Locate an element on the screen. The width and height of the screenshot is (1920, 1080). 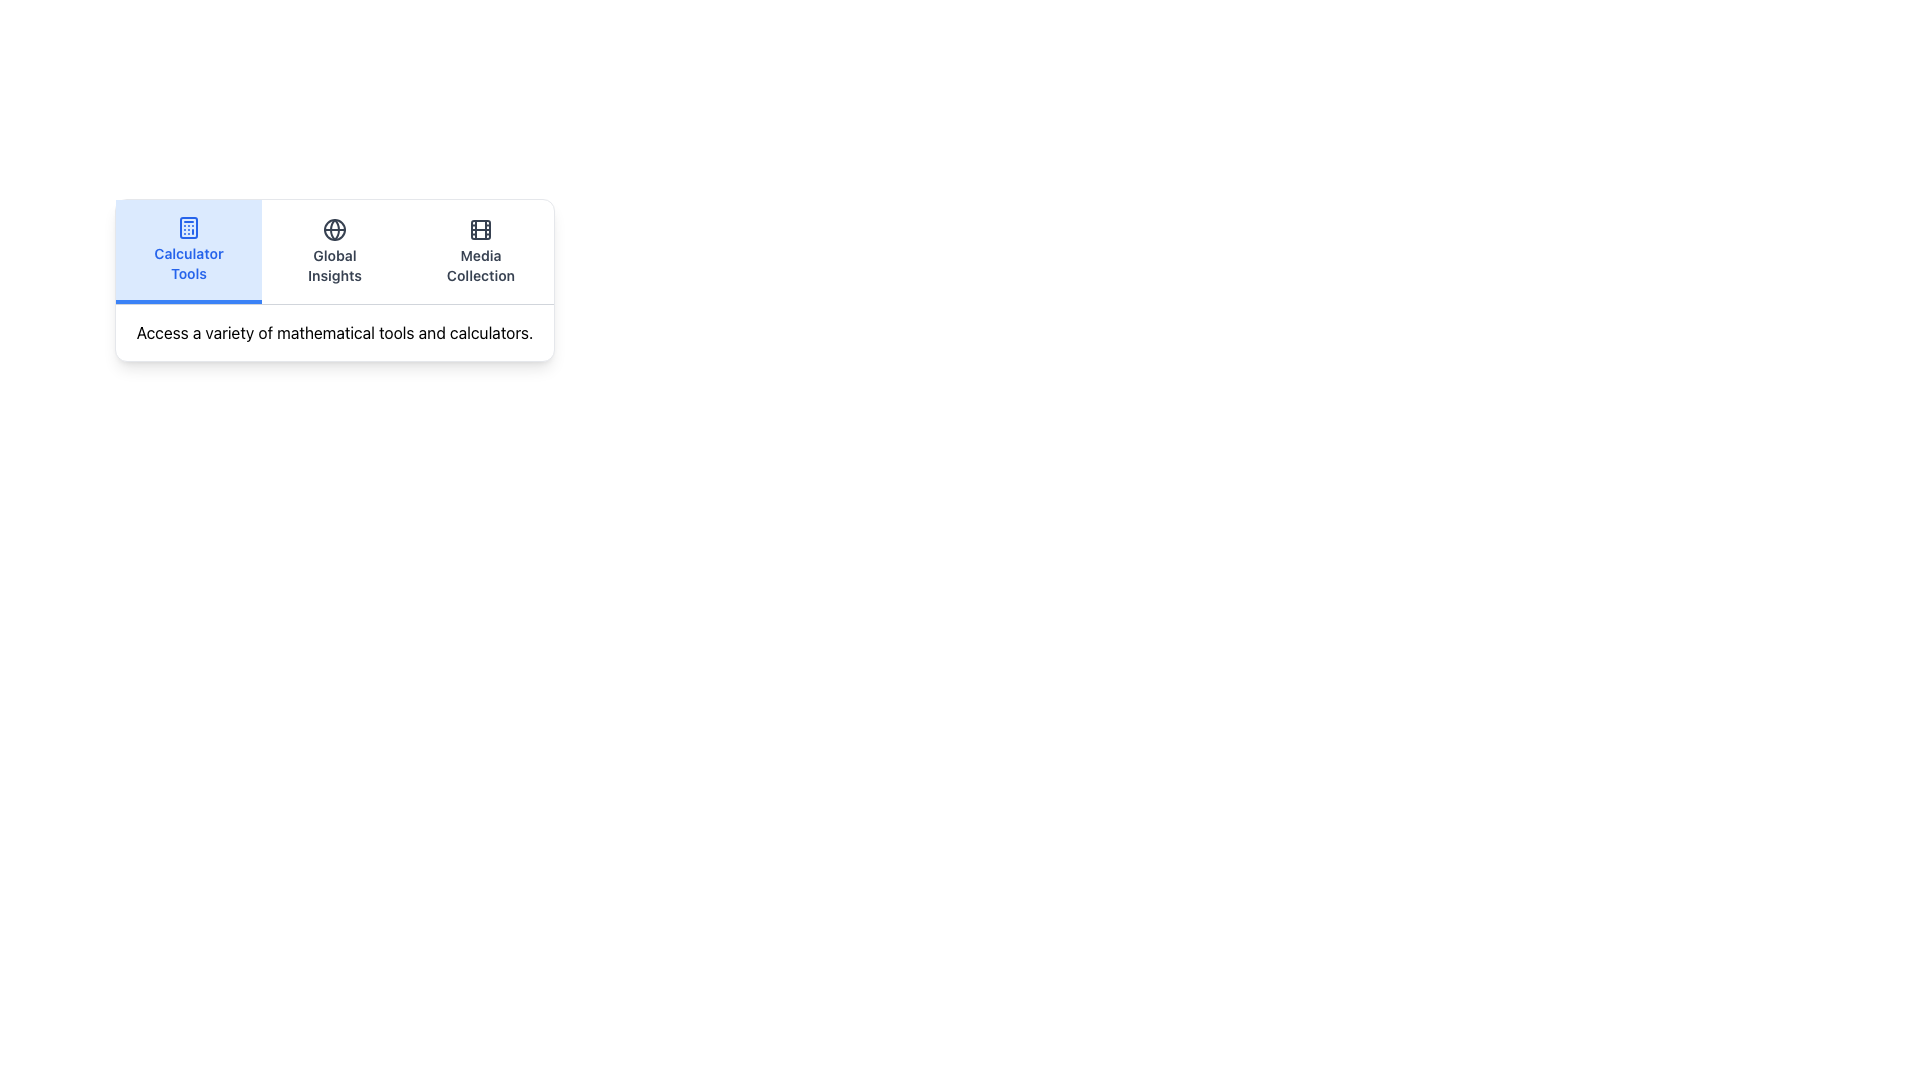
the navigation button for 'Global Insights' to change its background color is located at coordinates (335, 250).